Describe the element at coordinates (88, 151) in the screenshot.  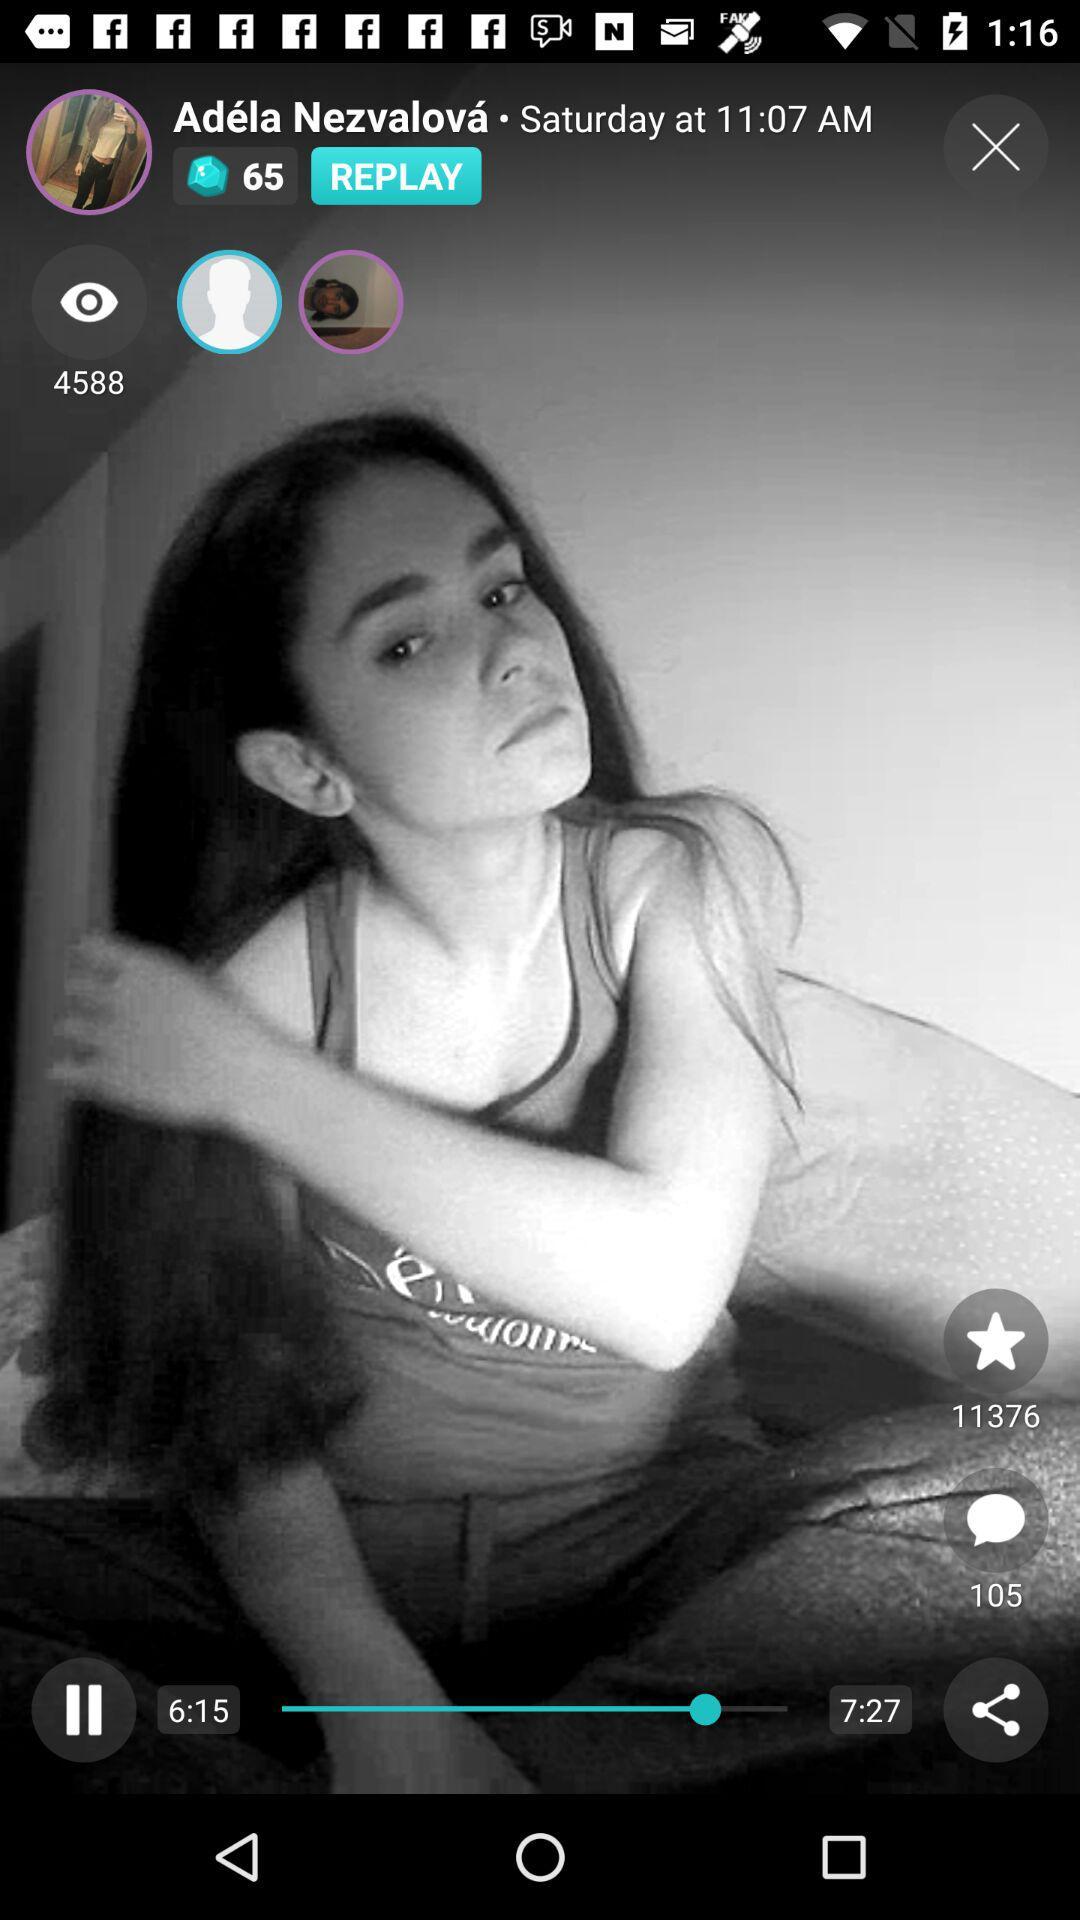
I see `avatar` at that location.